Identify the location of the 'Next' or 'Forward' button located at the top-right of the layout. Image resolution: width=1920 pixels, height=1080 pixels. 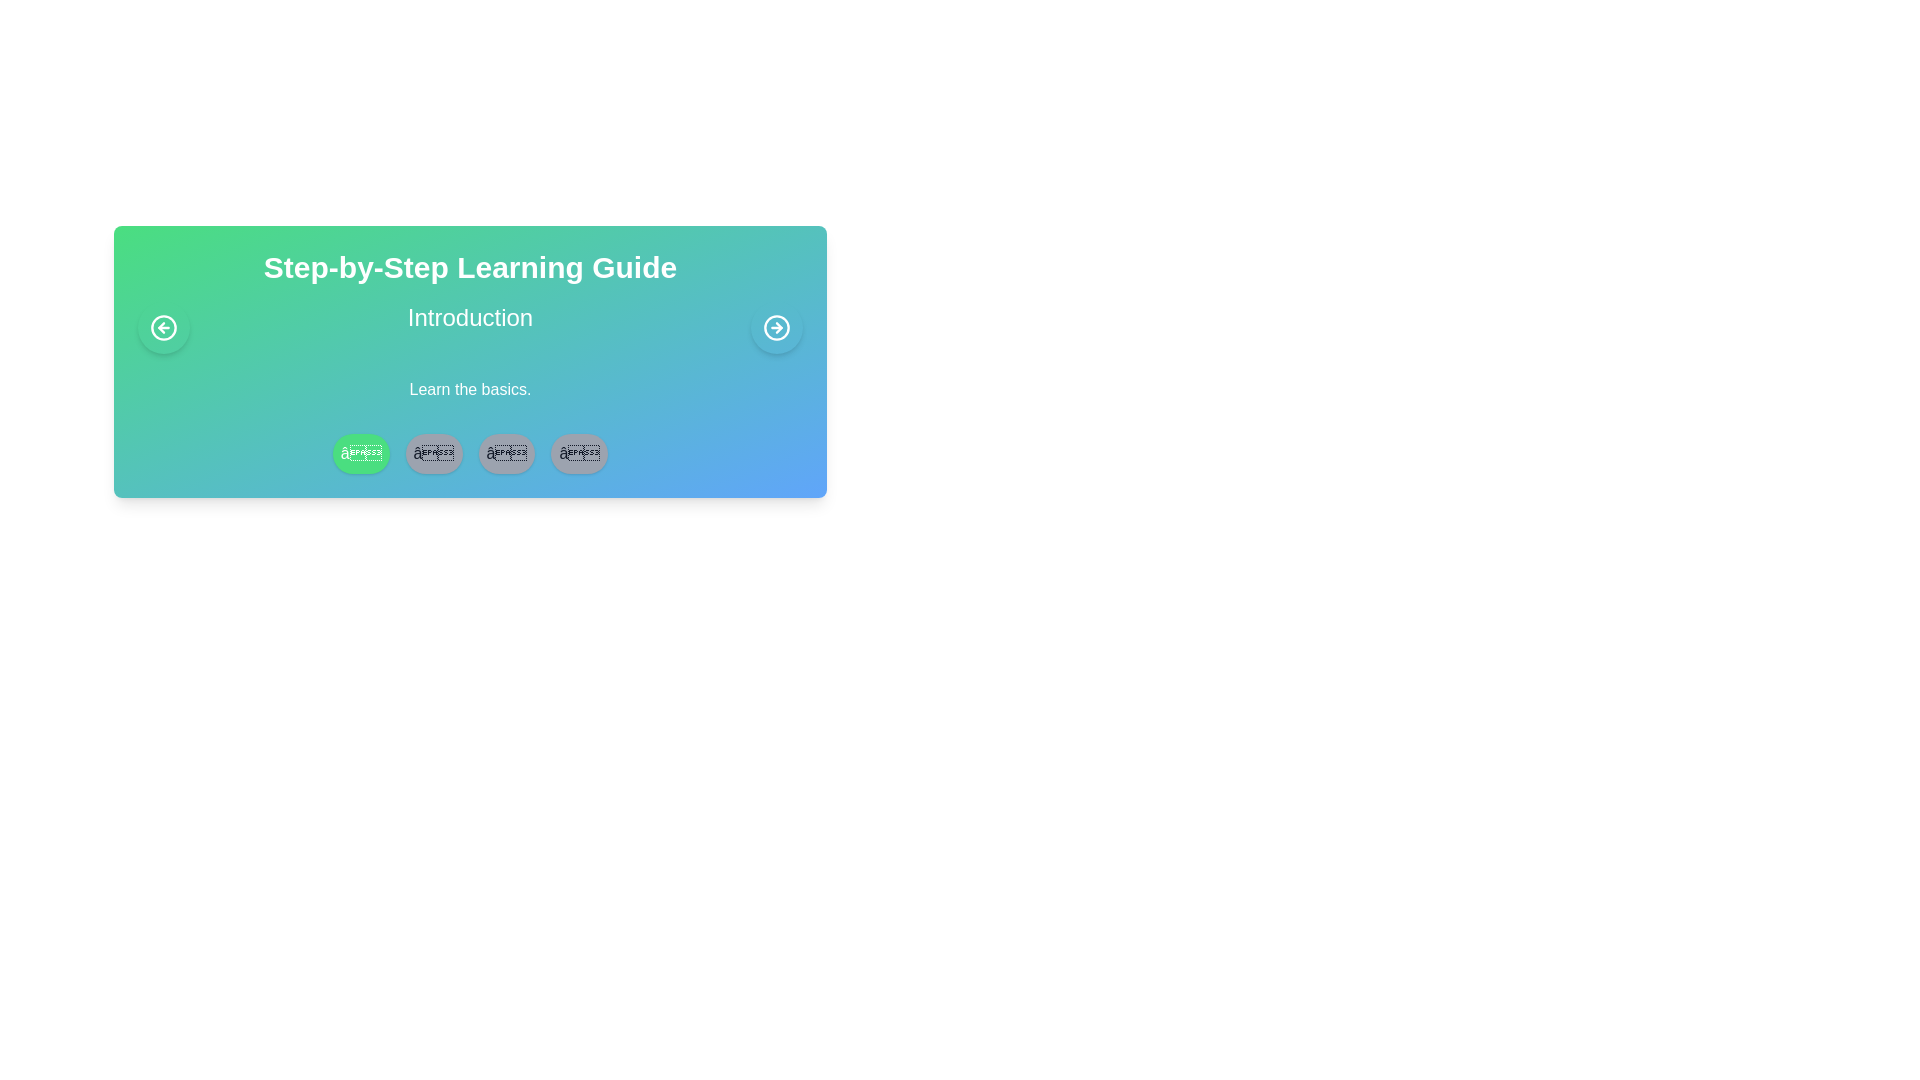
(776, 326).